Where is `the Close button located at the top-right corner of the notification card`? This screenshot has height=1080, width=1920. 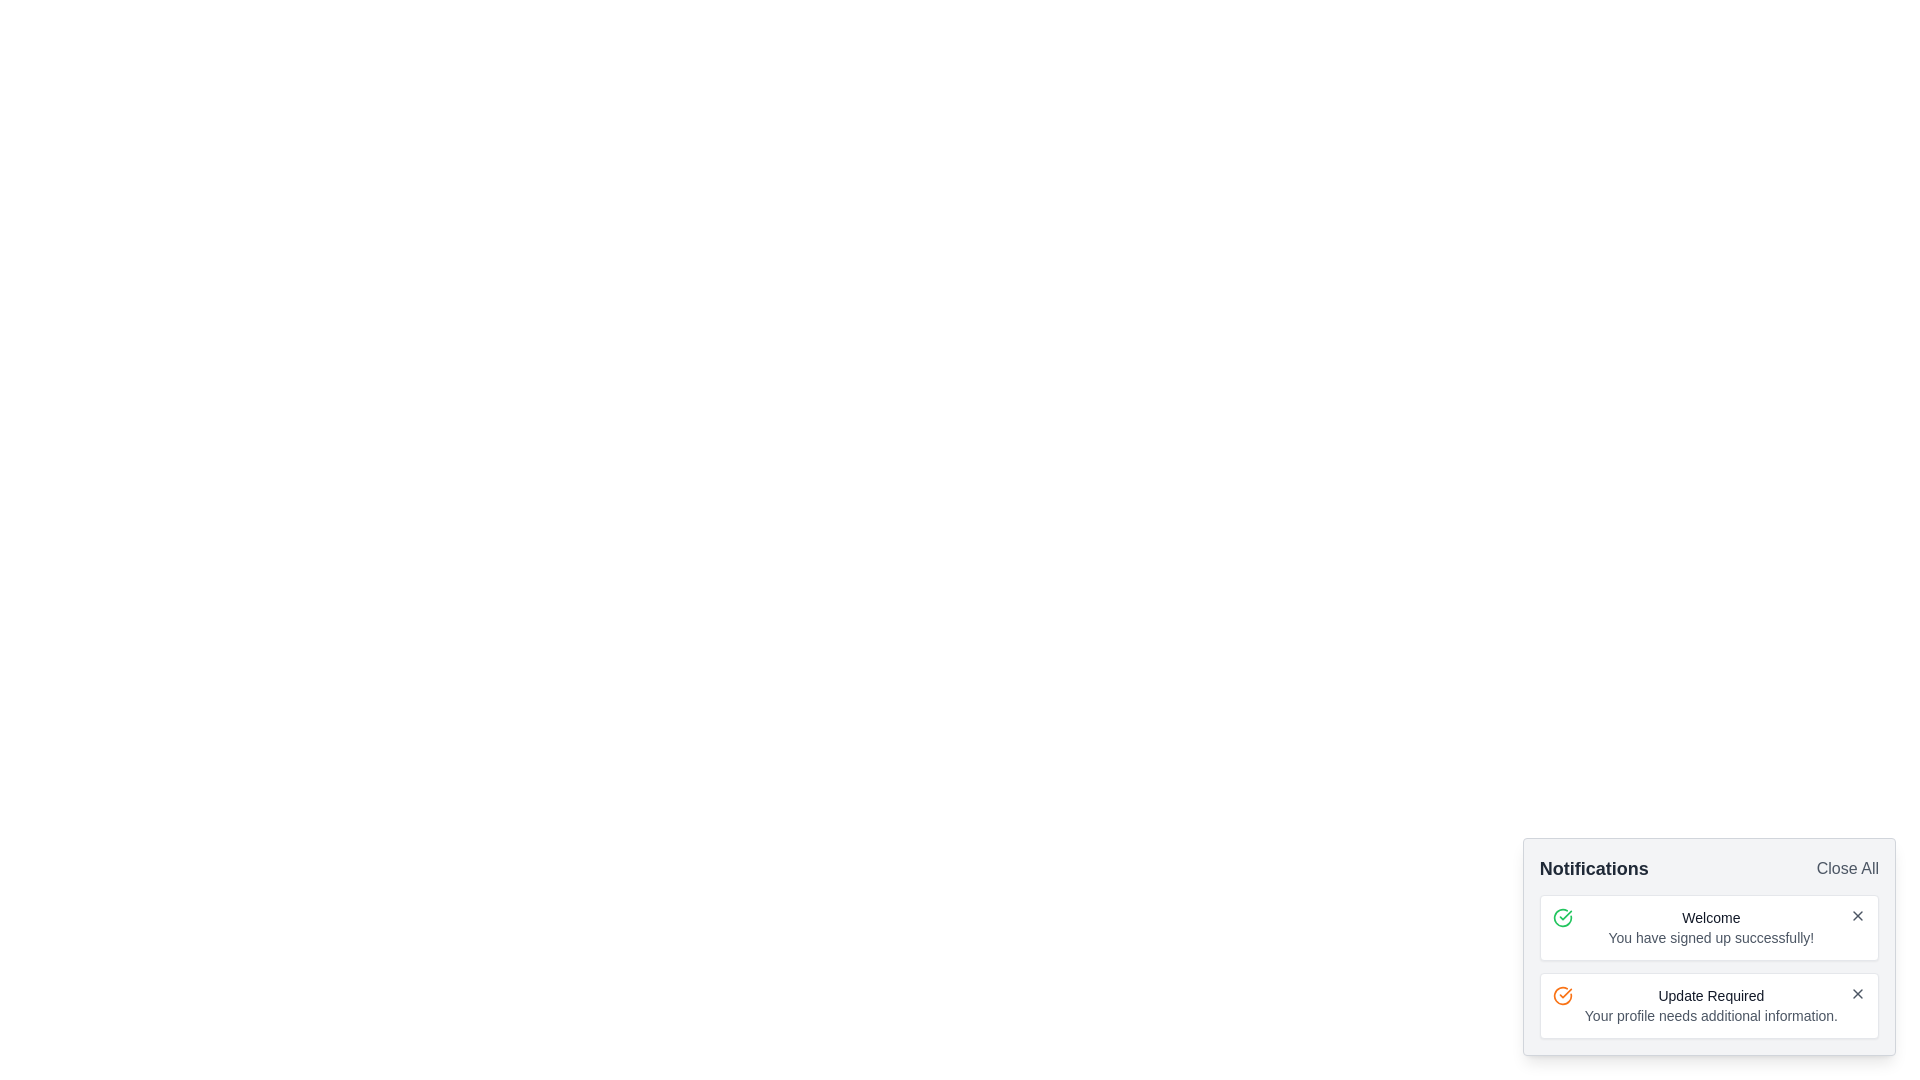
the Close button located at the top-right corner of the notification card is located at coordinates (1856, 915).